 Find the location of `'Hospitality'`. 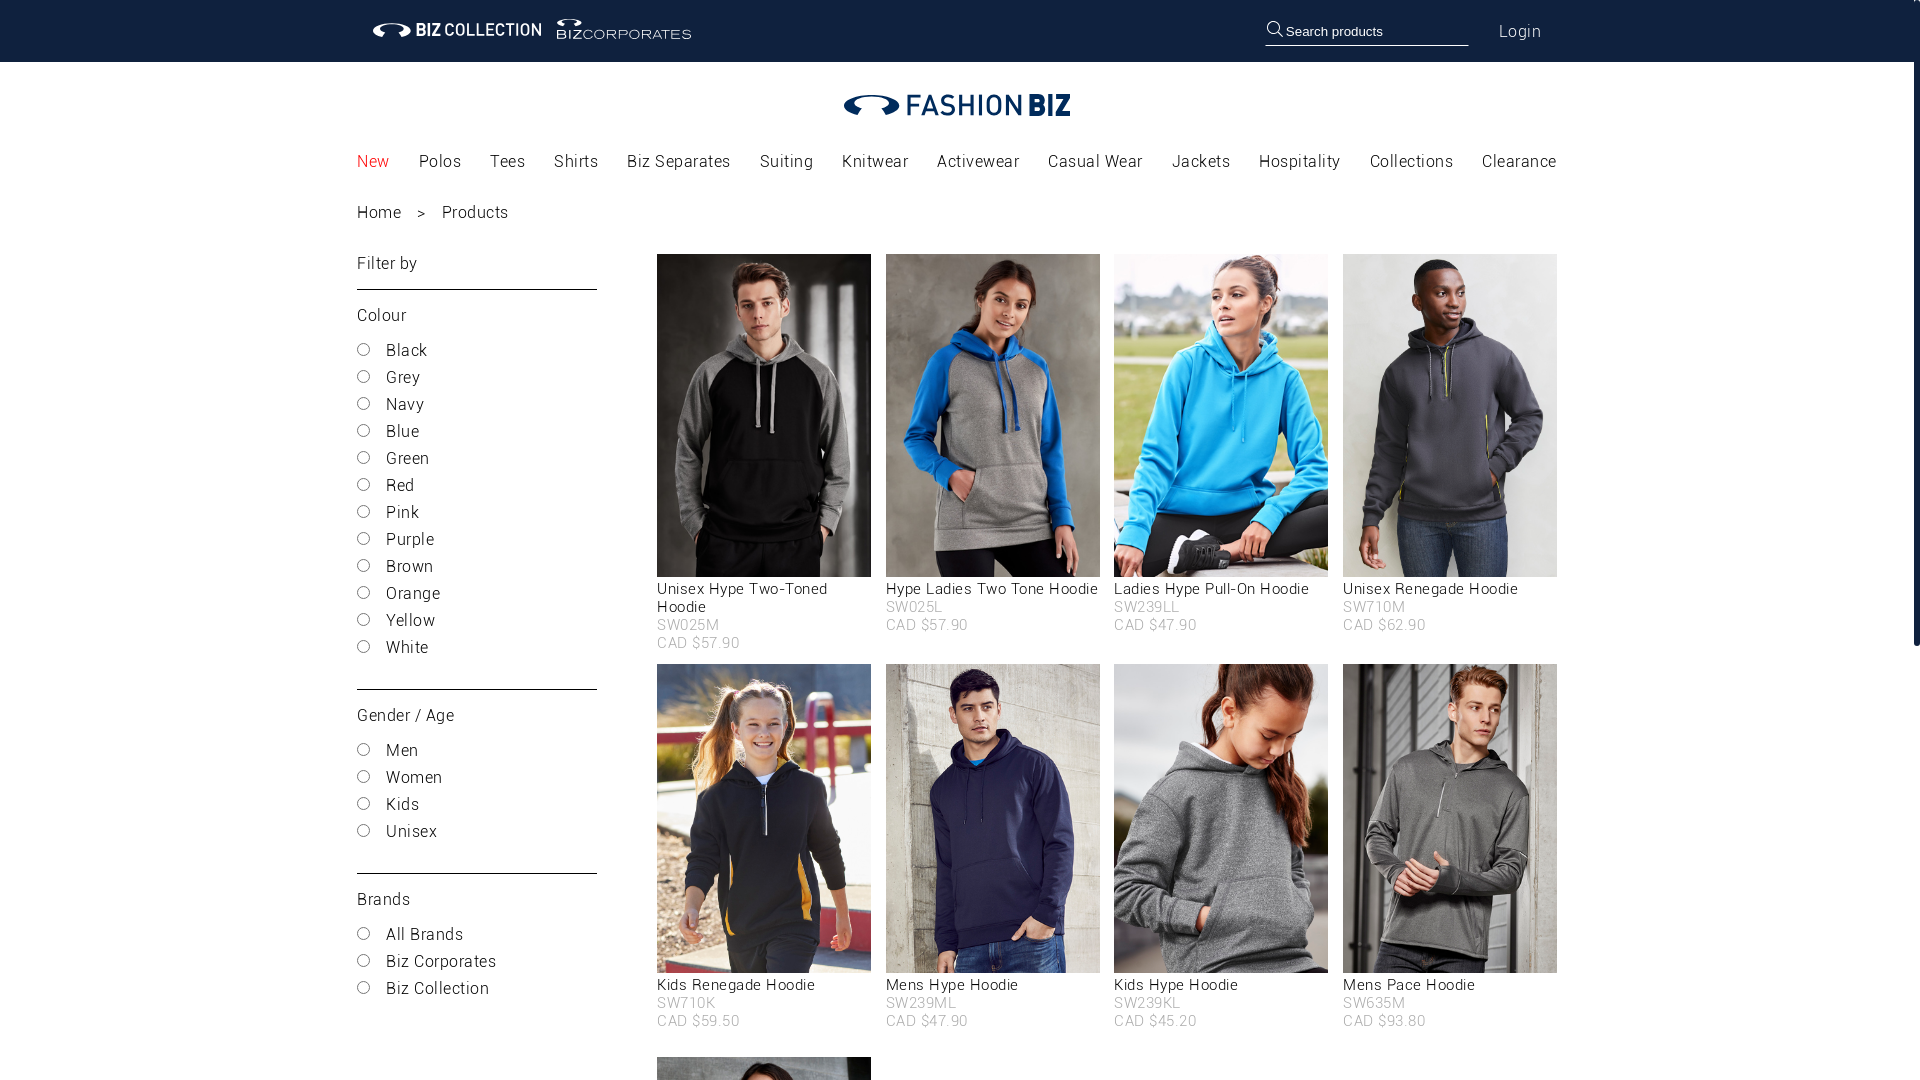

'Hospitality' is located at coordinates (1300, 160).